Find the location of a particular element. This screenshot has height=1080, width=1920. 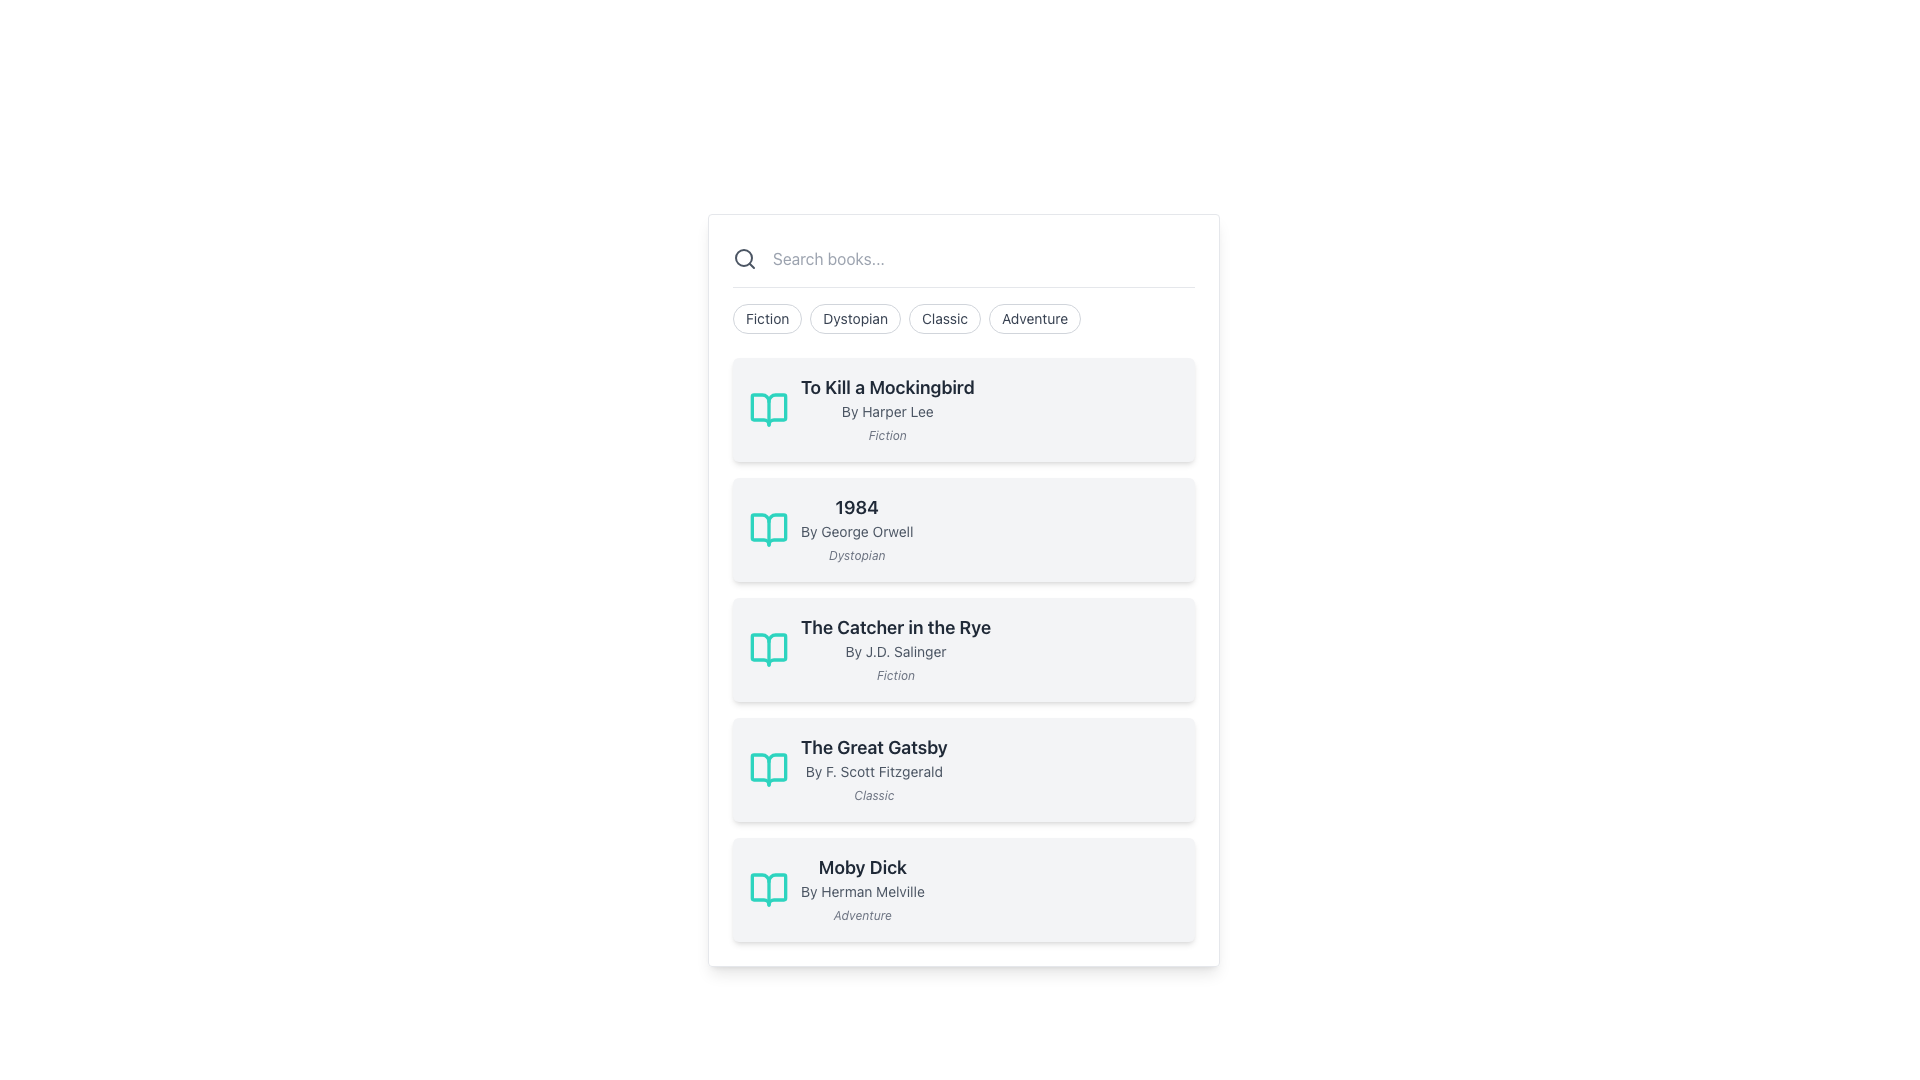

the text label displaying 'By F. Scott Fitzgerald' which is located beneath the title 'The Great Gatsby' and above the 'Classic' text is located at coordinates (874, 770).